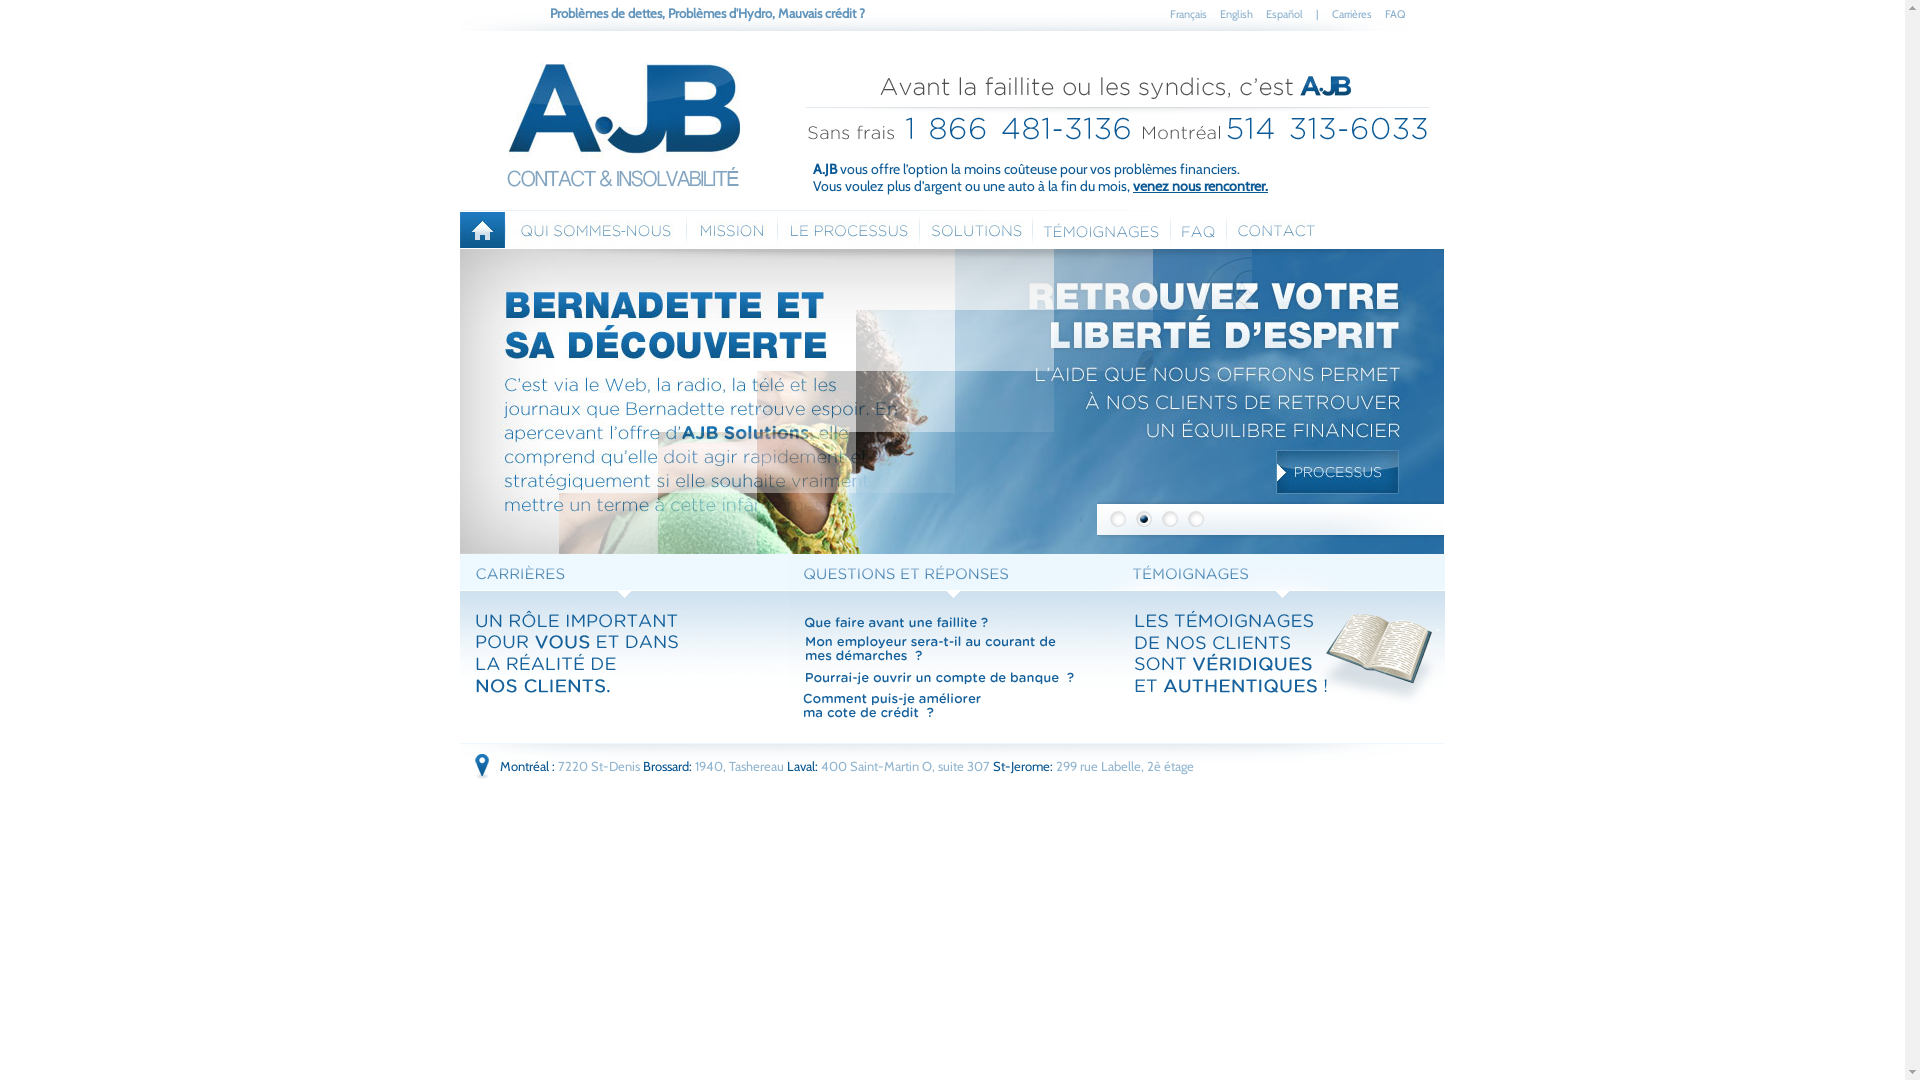  Describe the element at coordinates (1384, 14) in the screenshot. I see `'FAQ'` at that location.